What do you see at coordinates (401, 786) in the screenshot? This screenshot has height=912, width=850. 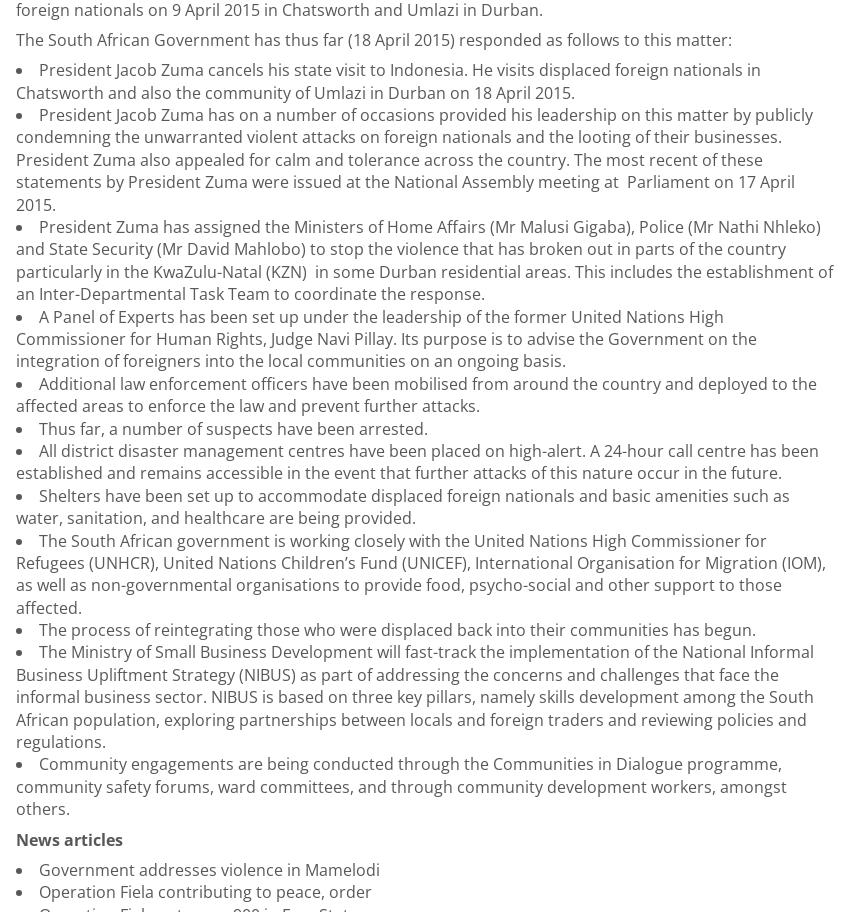 I see `'Community engagements are being conducted through the Communities in Dialogue programme, community safety forums, ward committees, and through community development workers, amongst others.'` at bounding box center [401, 786].